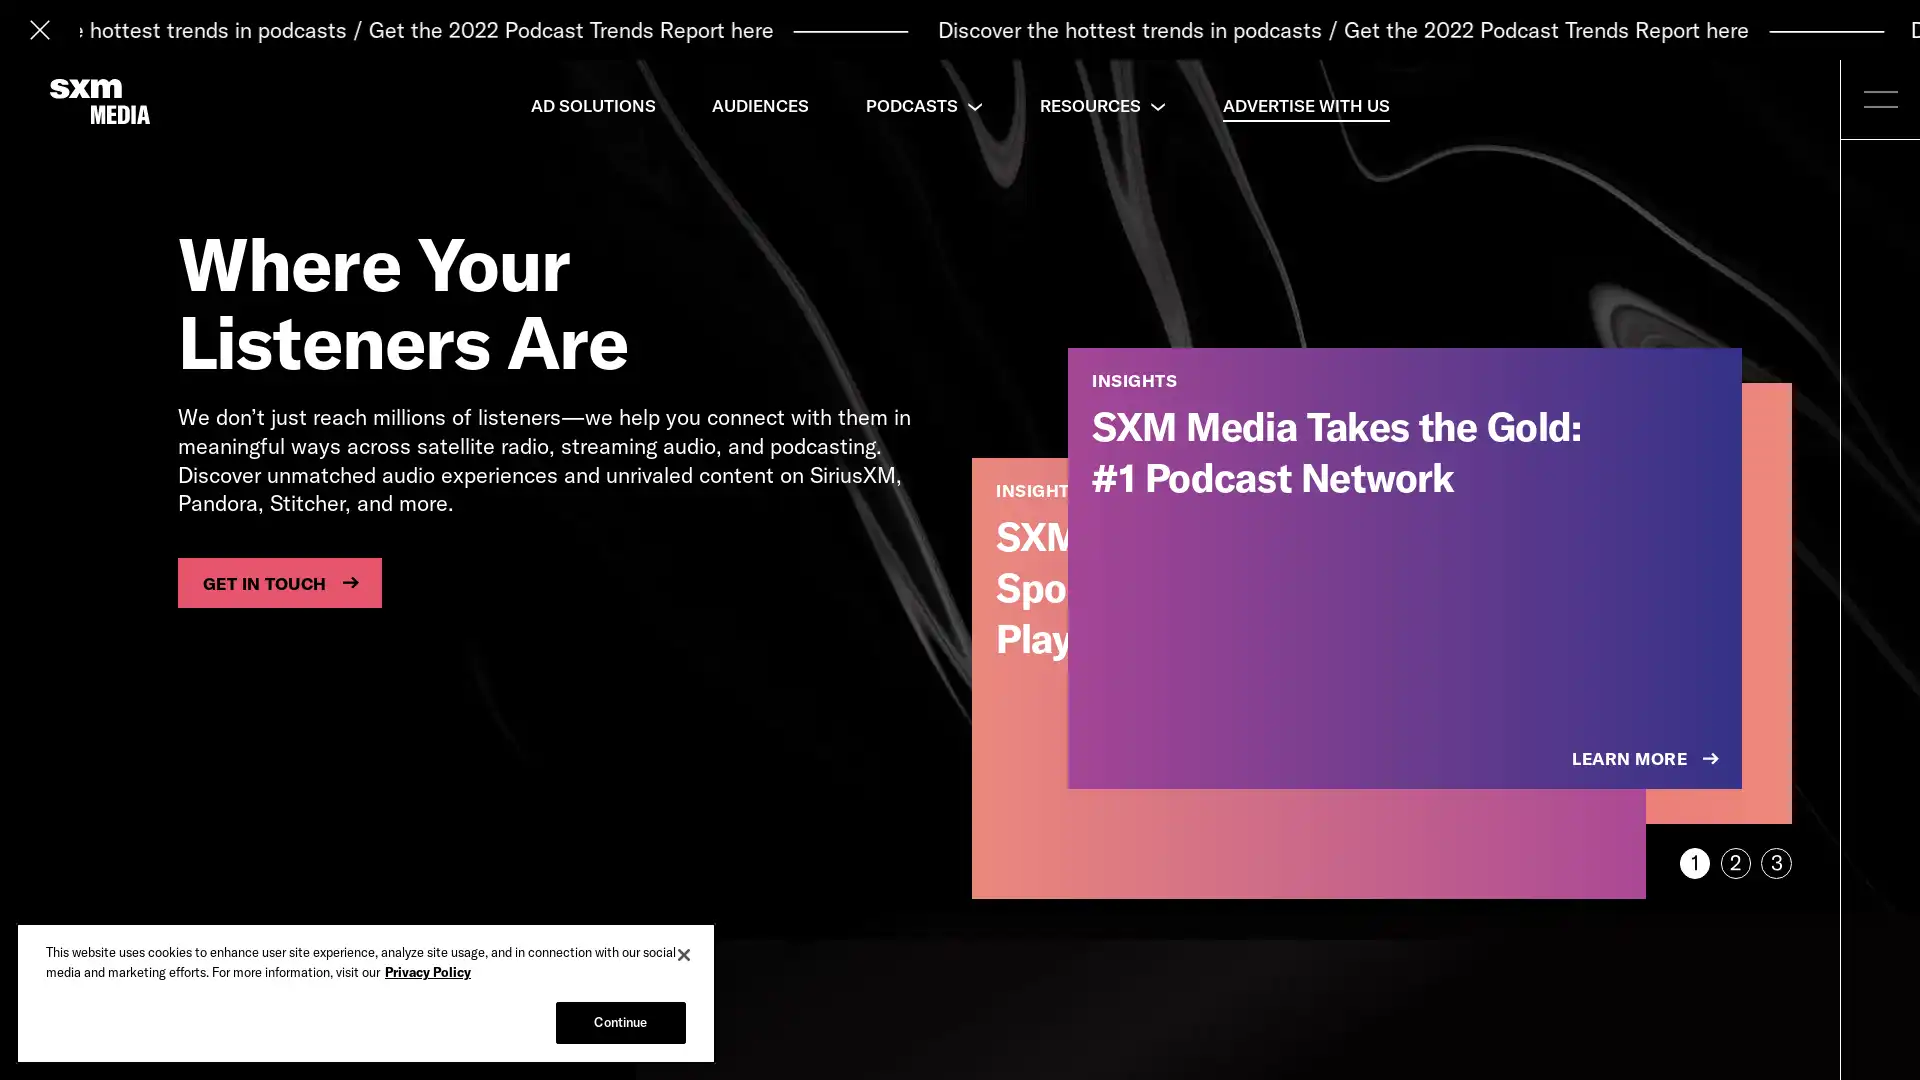  Describe the element at coordinates (684, 954) in the screenshot. I see `Close` at that location.